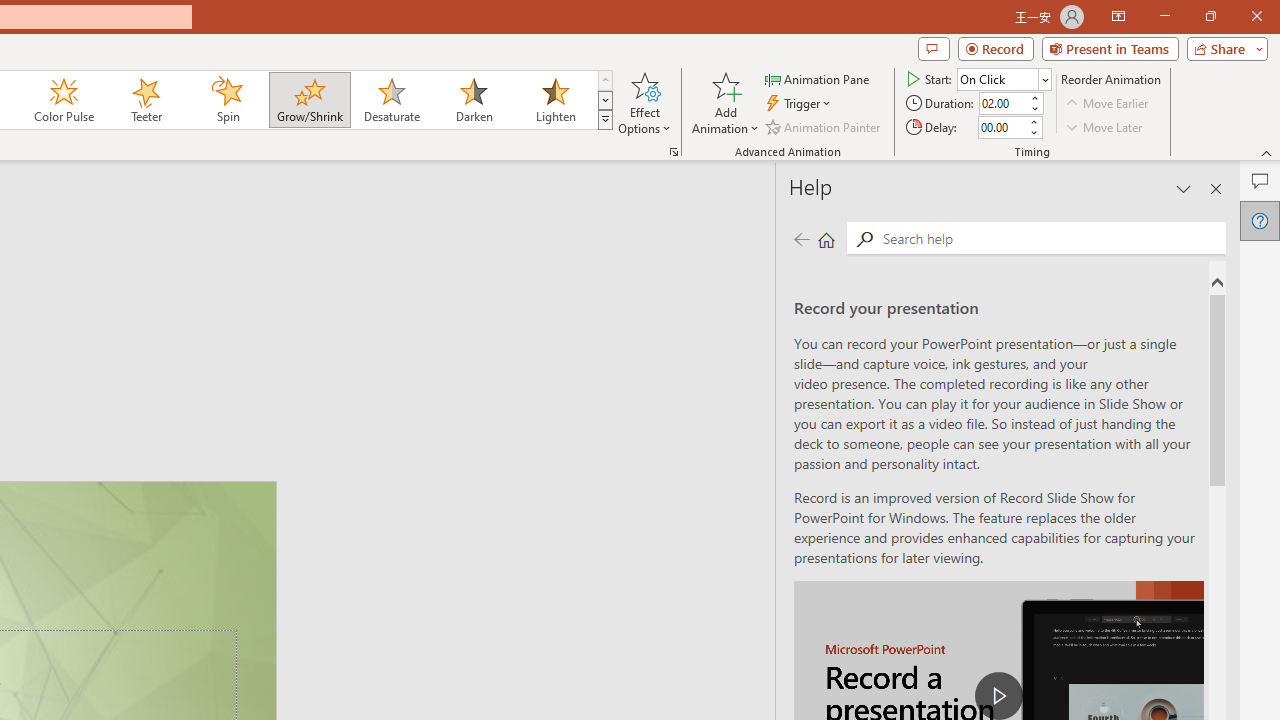  What do you see at coordinates (144, 100) in the screenshot?
I see `'Teeter'` at bounding box center [144, 100].